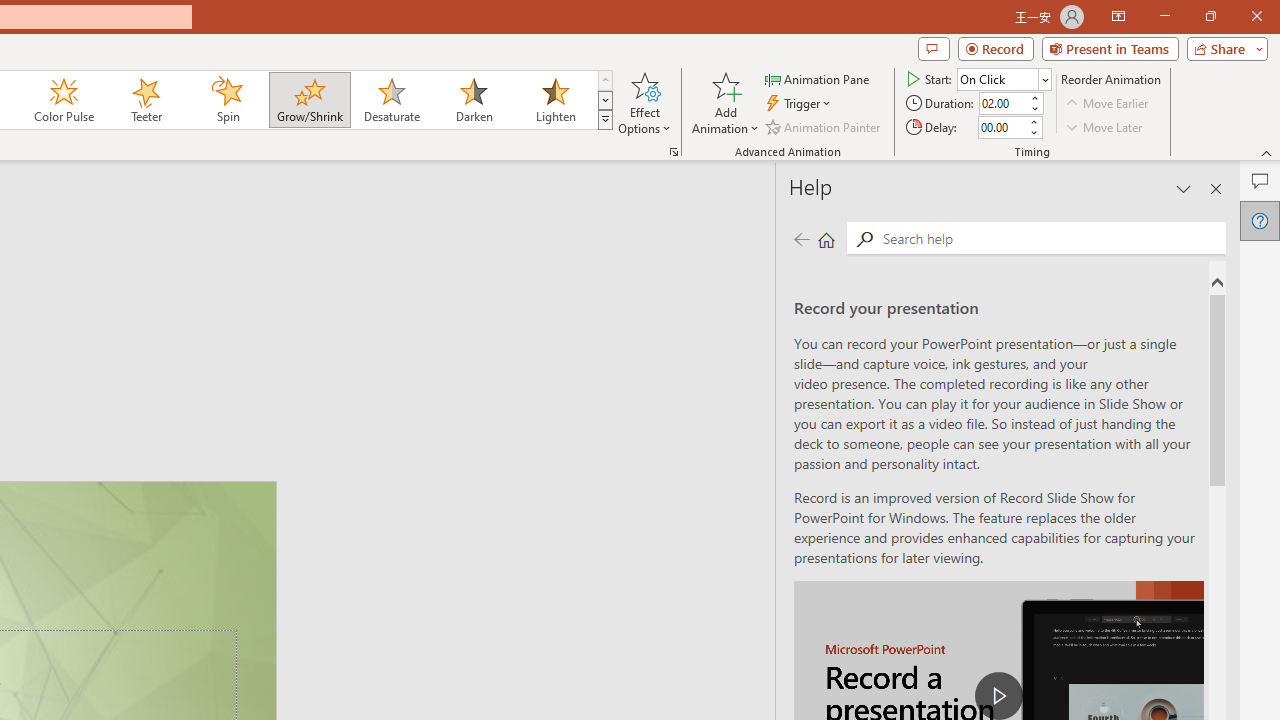  What do you see at coordinates (144, 100) in the screenshot?
I see `'Teeter'` at bounding box center [144, 100].